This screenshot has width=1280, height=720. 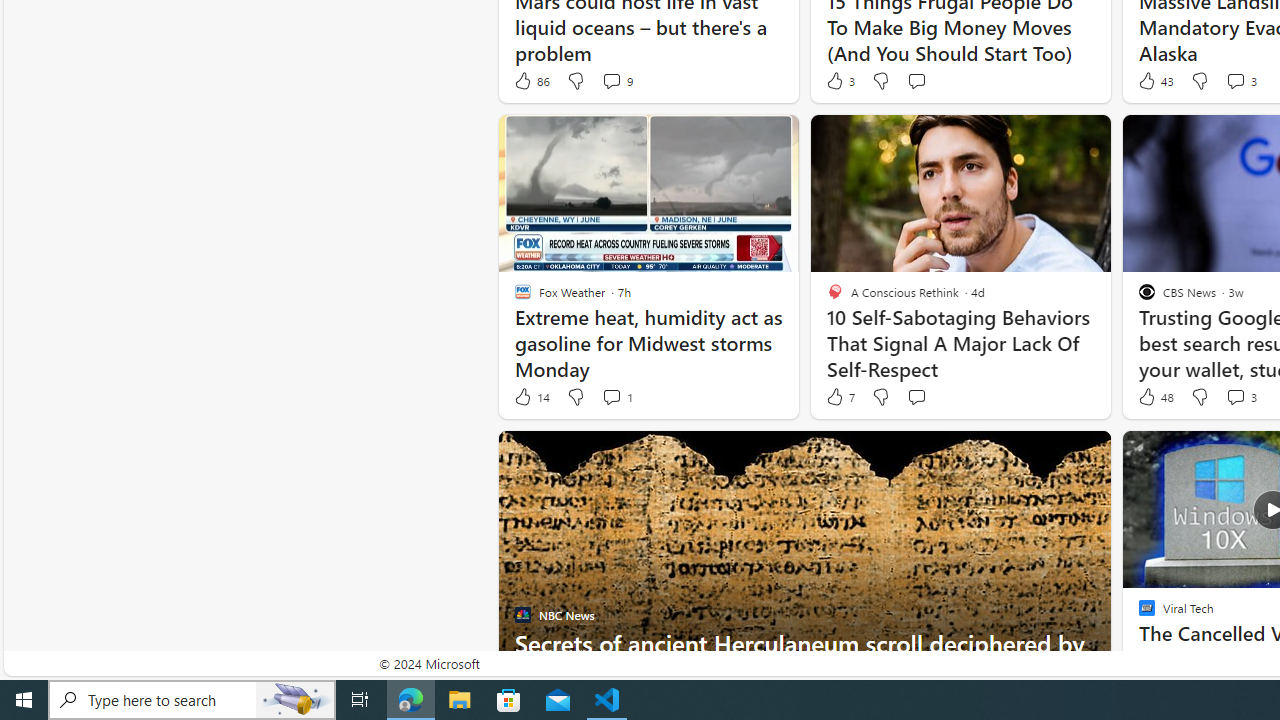 I want to click on '3 Like', so click(x=839, y=80).